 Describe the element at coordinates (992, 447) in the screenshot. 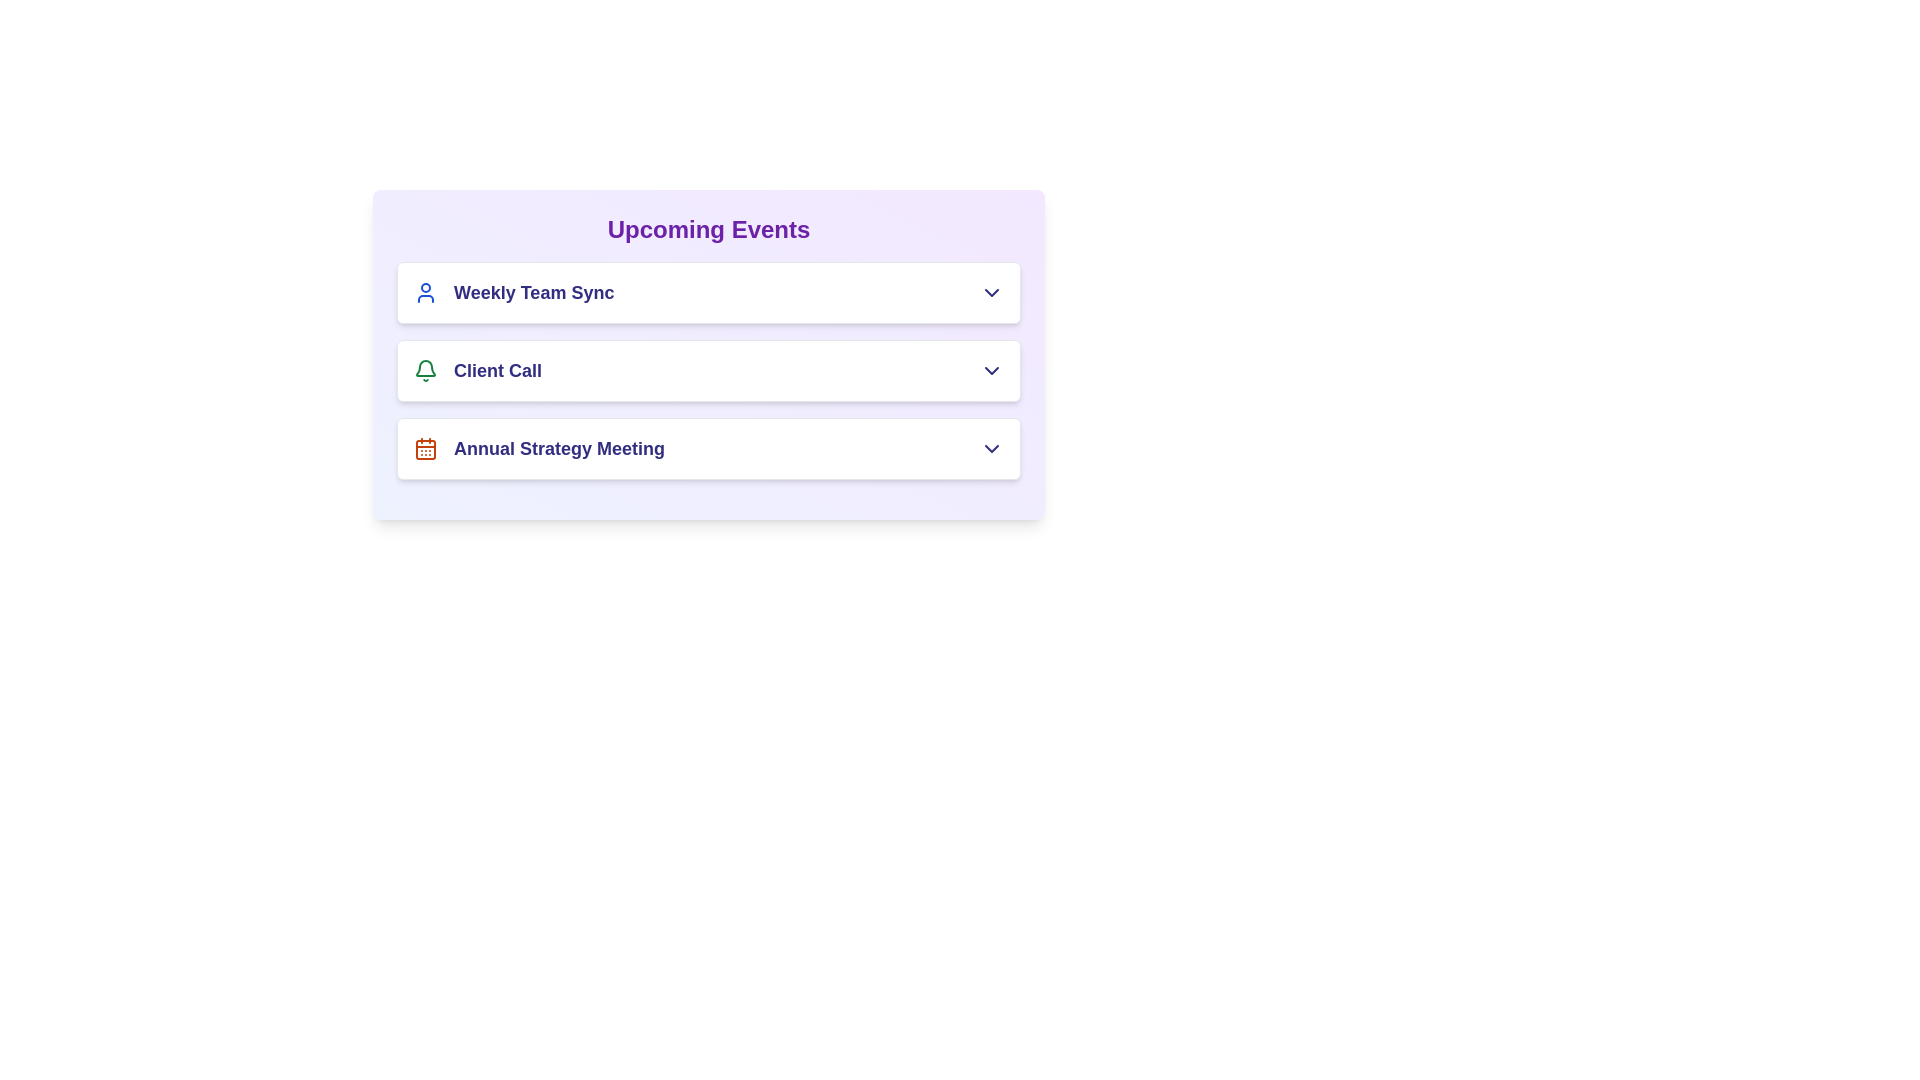

I see `the chevron-down icon located on the far right side of the 'Annual Strategy Meeting' text panel in the Upcoming Events section` at that location.